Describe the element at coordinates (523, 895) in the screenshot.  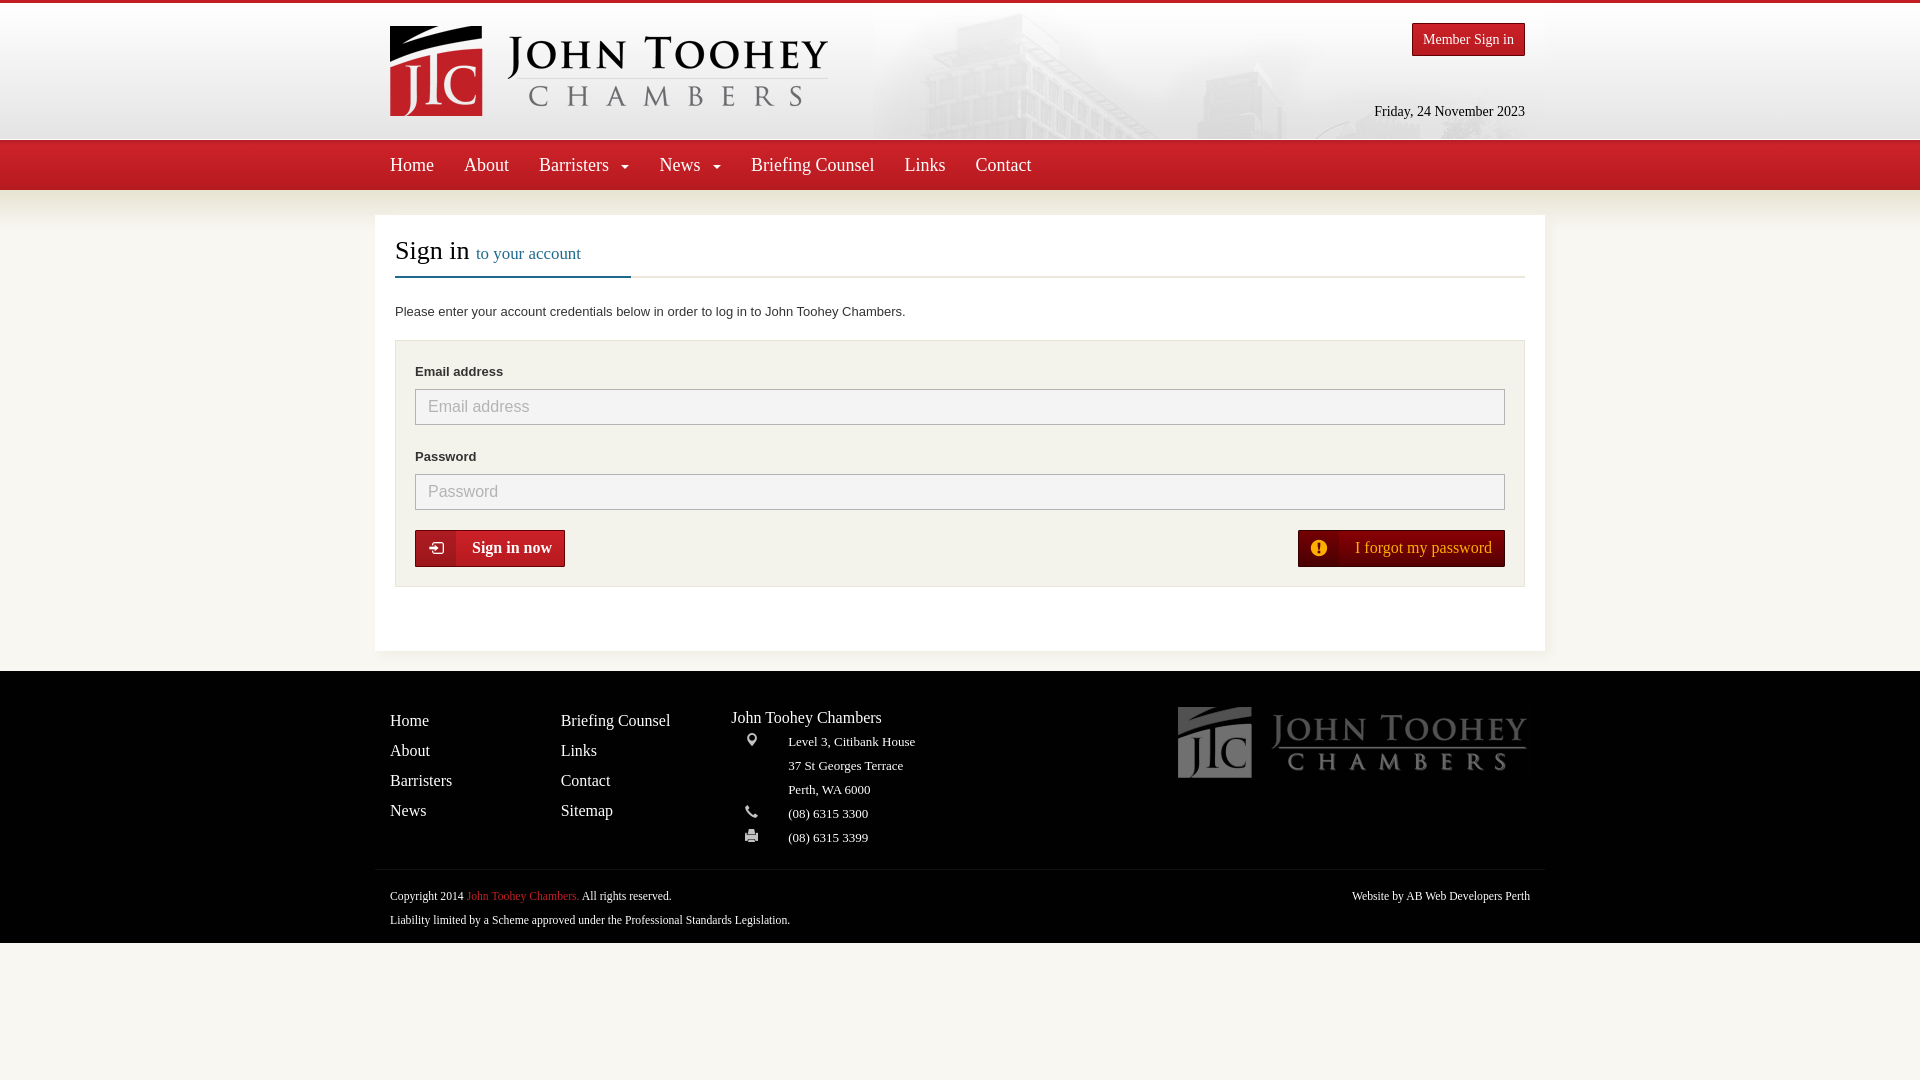
I see `'John Toohey Chambers.'` at that location.